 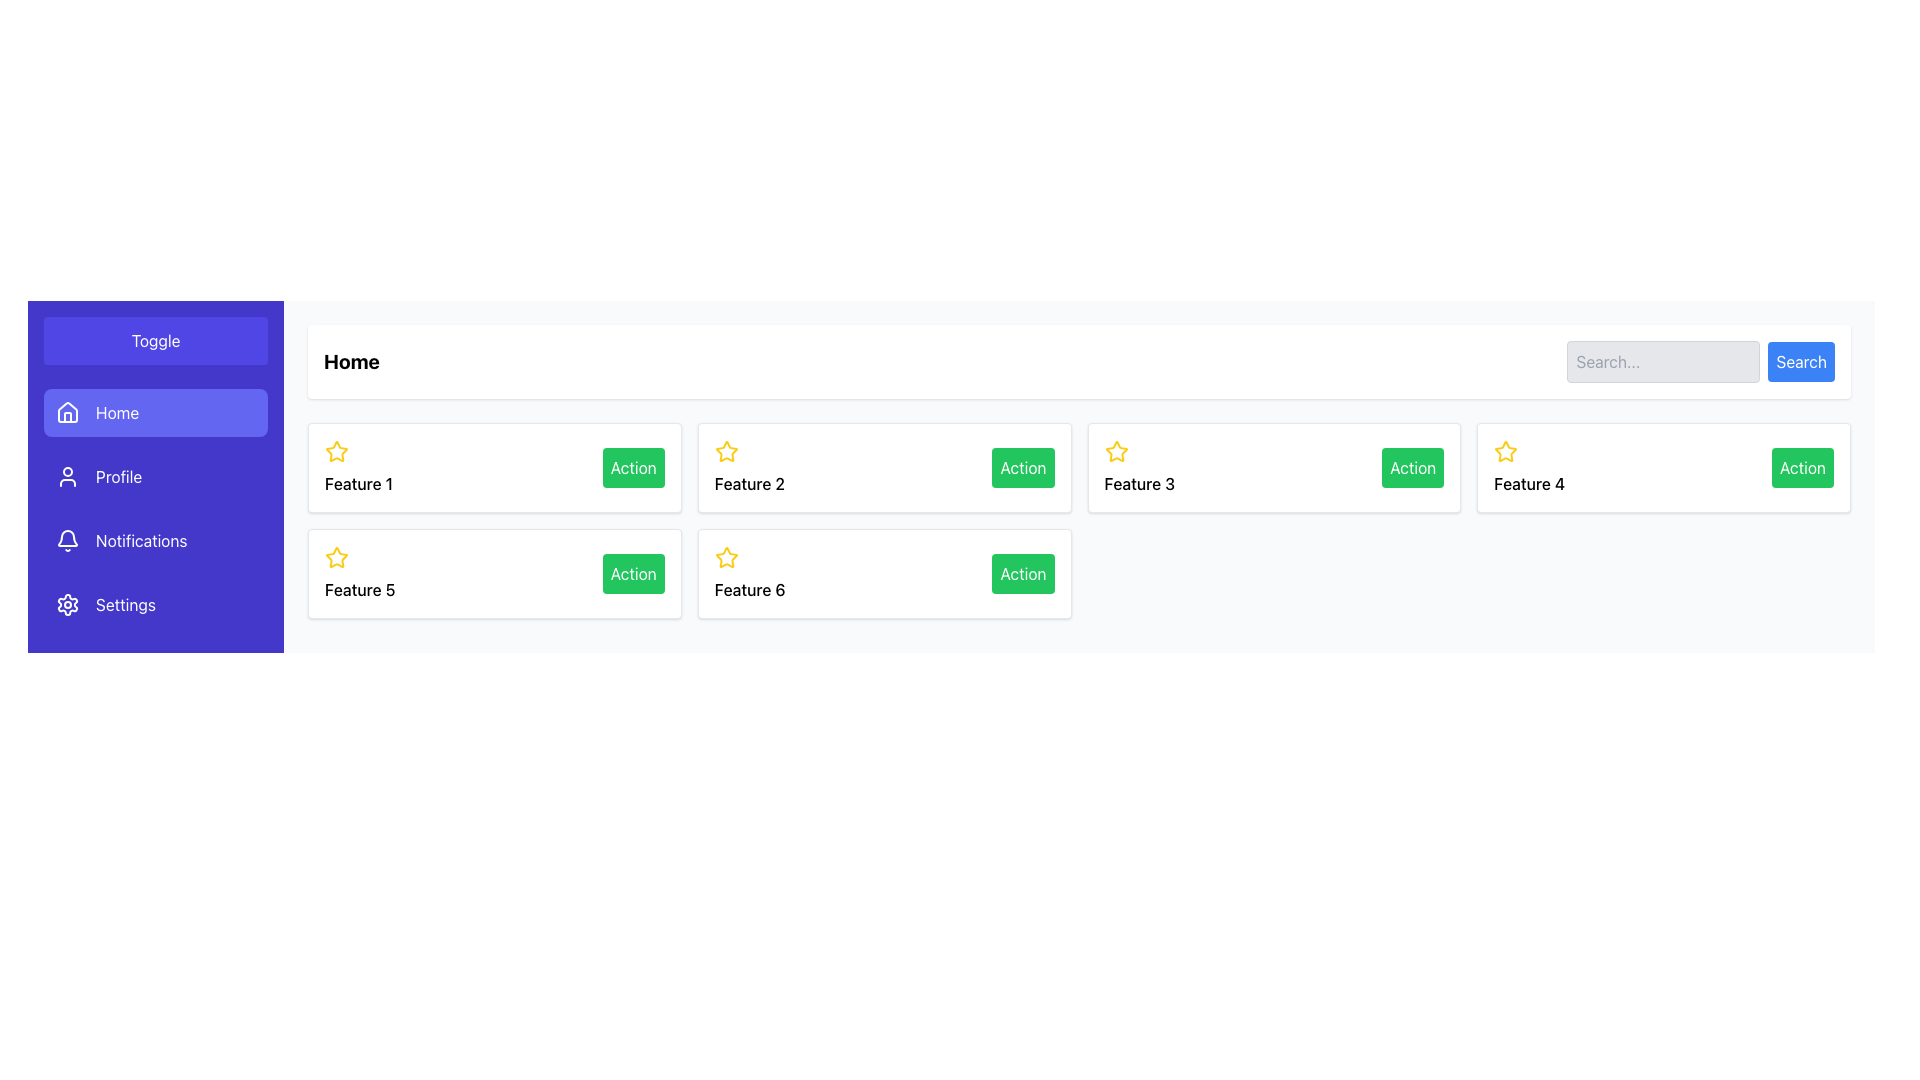 What do you see at coordinates (725, 451) in the screenshot?
I see `the visual indicator icon located in the second card of the 'Home' section, positioned between the star for 'Feature 1' and the star for 'Feature 3'` at bounding box center [725, 451].